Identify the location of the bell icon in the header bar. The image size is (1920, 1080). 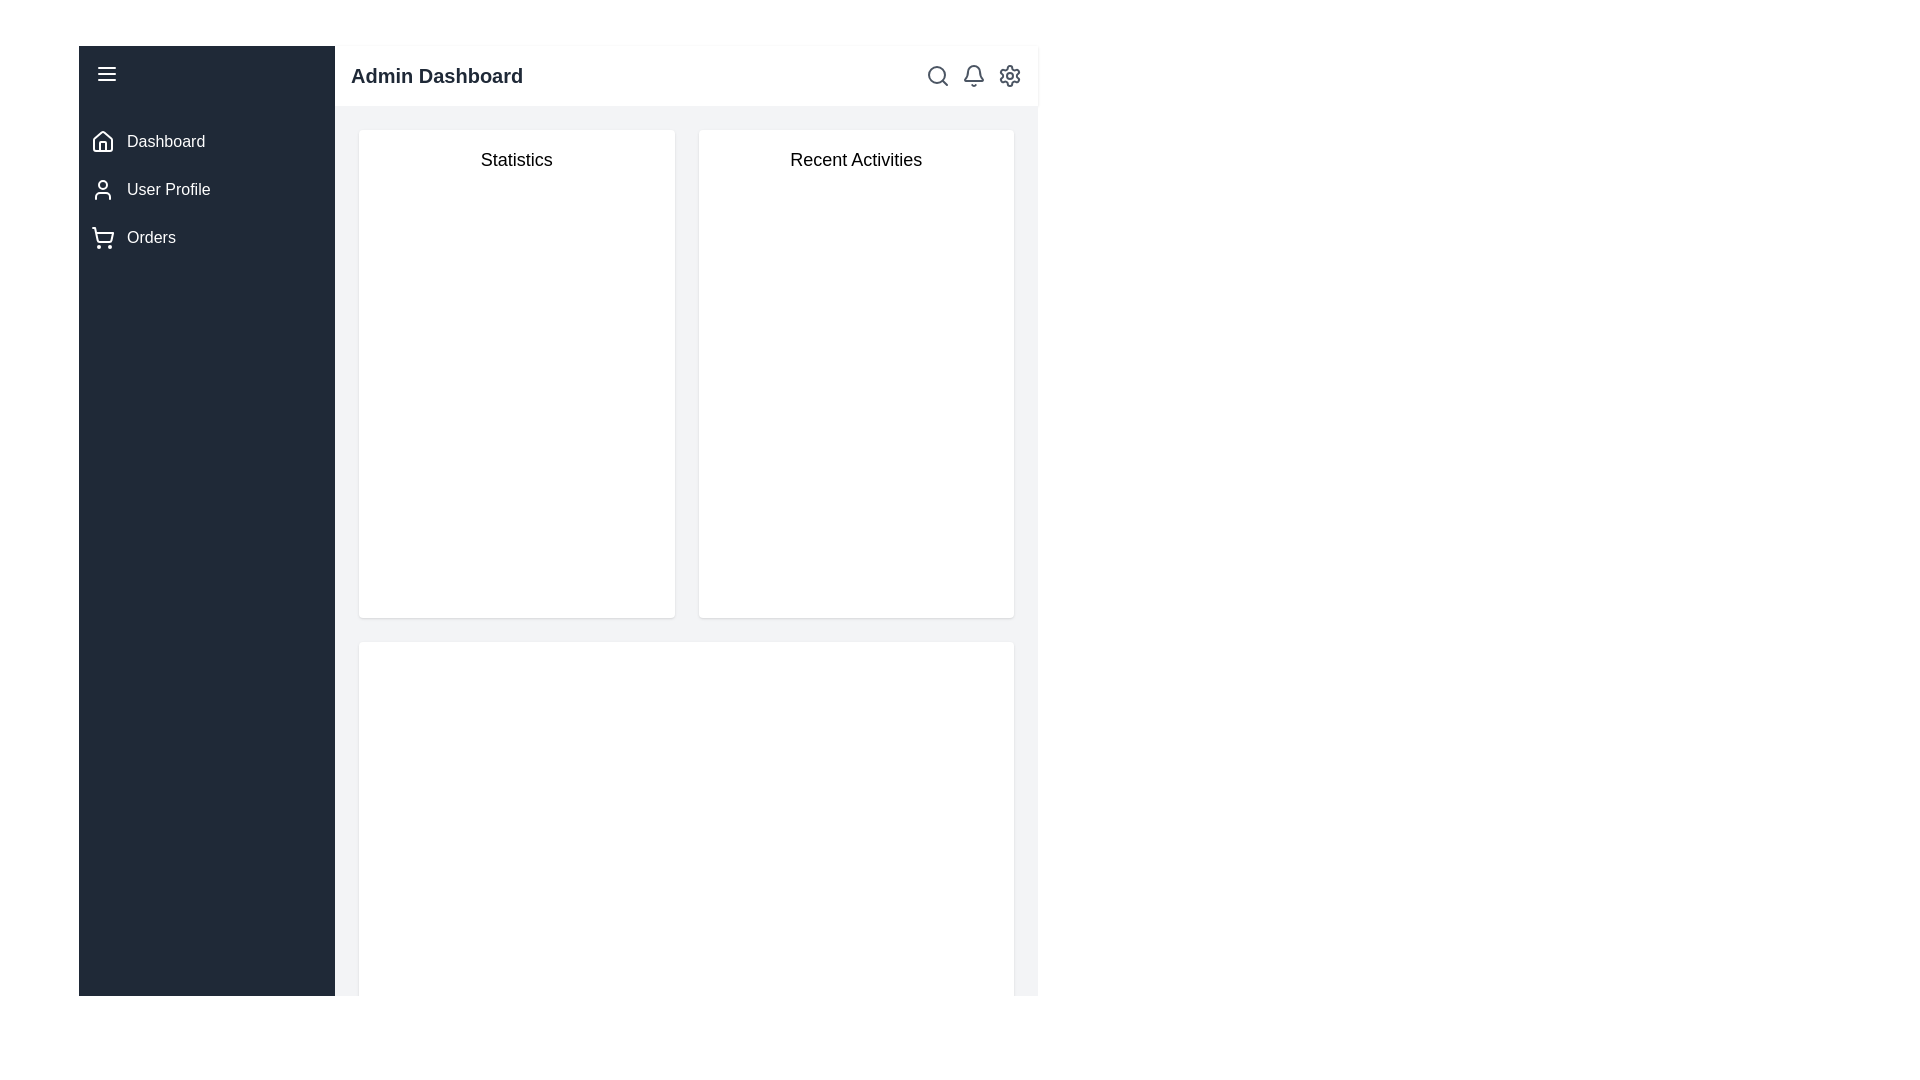
(974, 75).